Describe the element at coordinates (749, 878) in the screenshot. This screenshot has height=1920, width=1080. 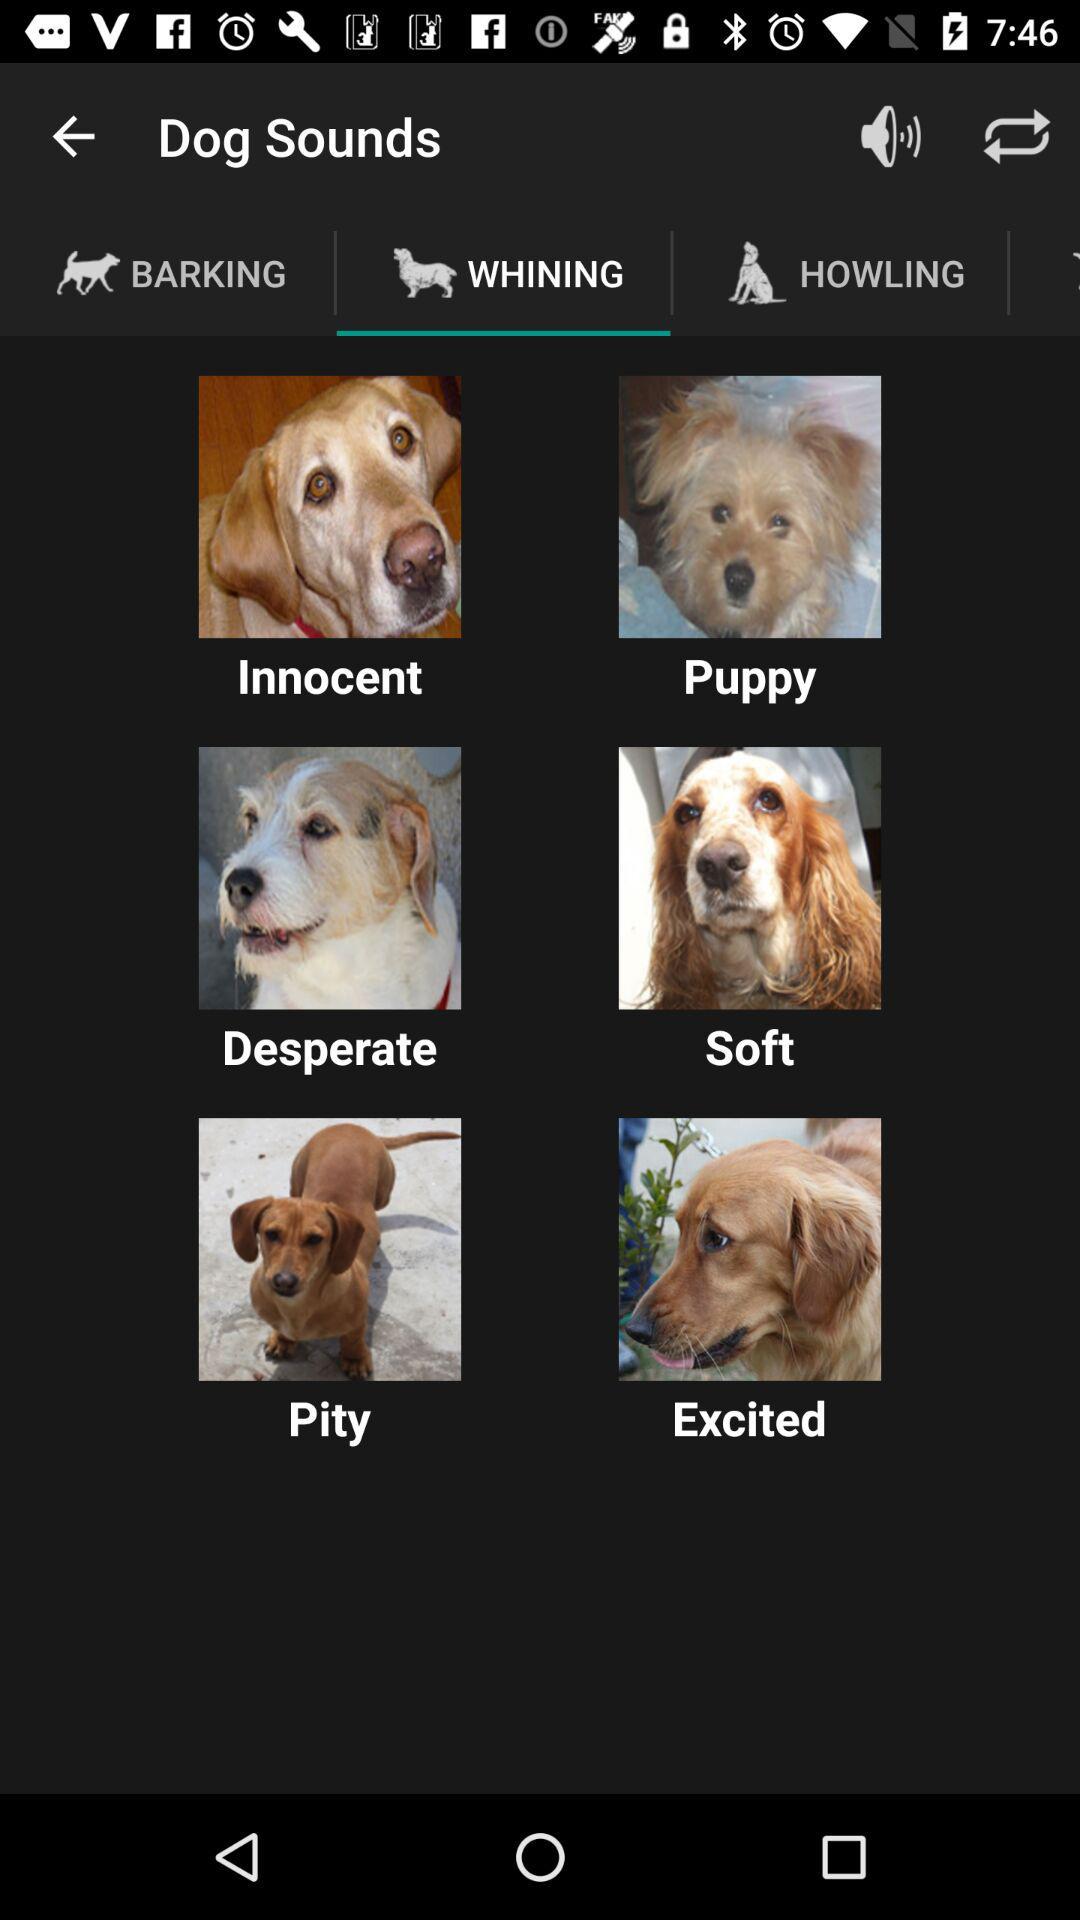
I see `soft dog sound` at that location.